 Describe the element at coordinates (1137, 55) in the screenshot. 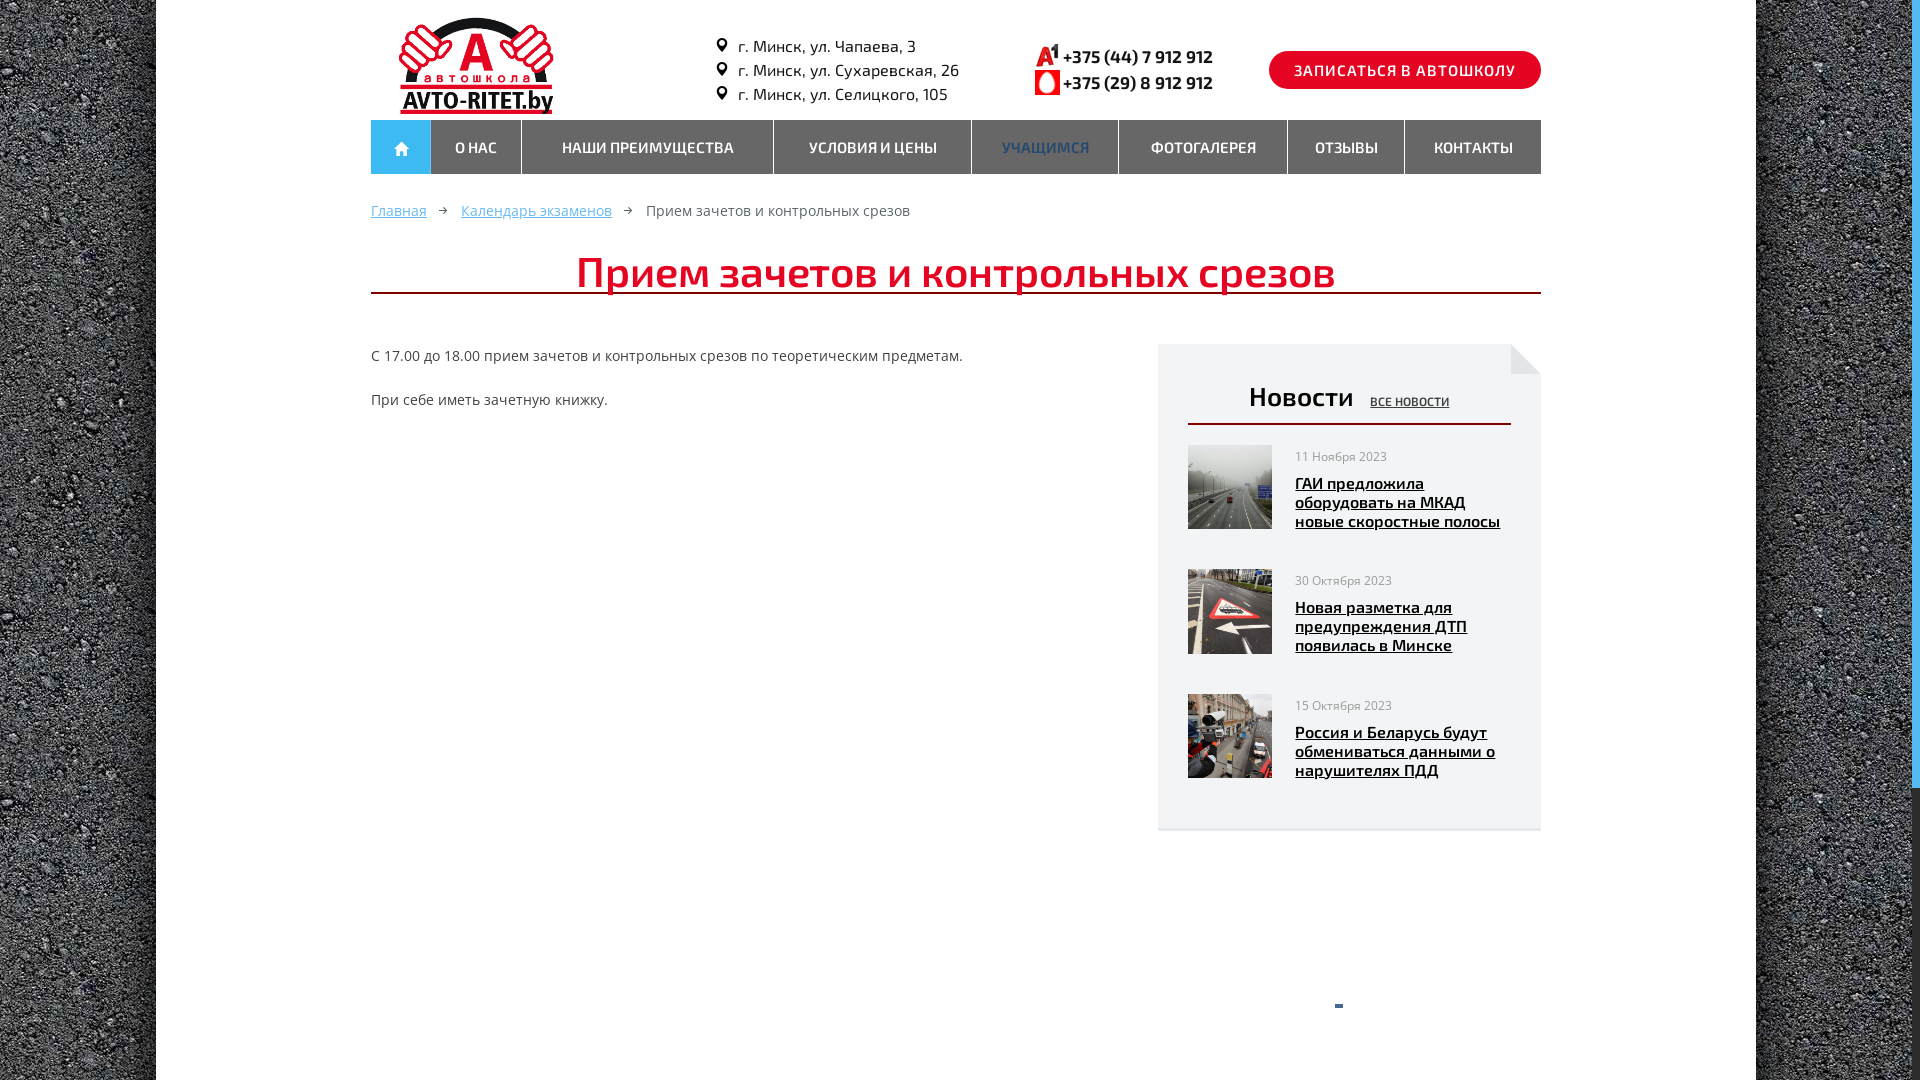

I see `'+375 (44) 7 912 912'` at that location.